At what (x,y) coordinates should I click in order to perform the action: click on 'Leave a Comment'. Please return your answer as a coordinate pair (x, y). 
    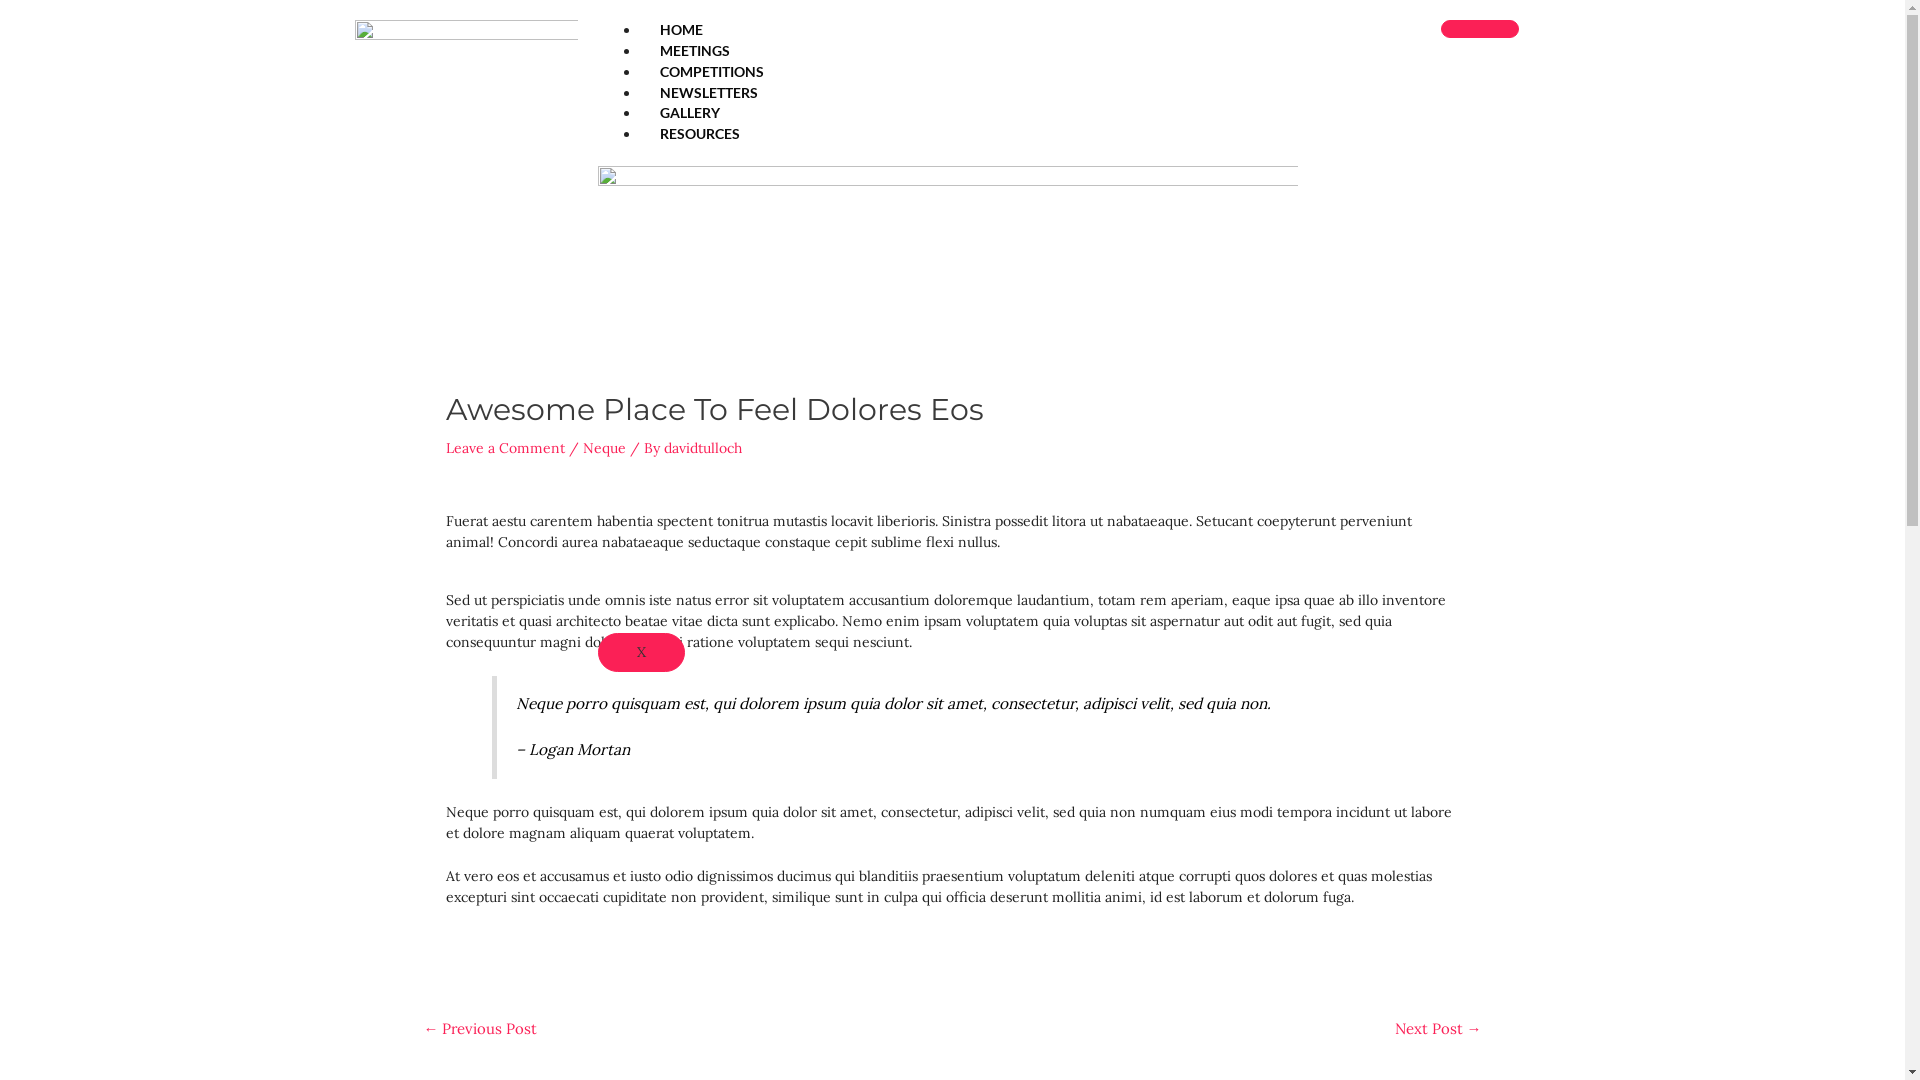
    Looking at the image, I should click on (505, 446).